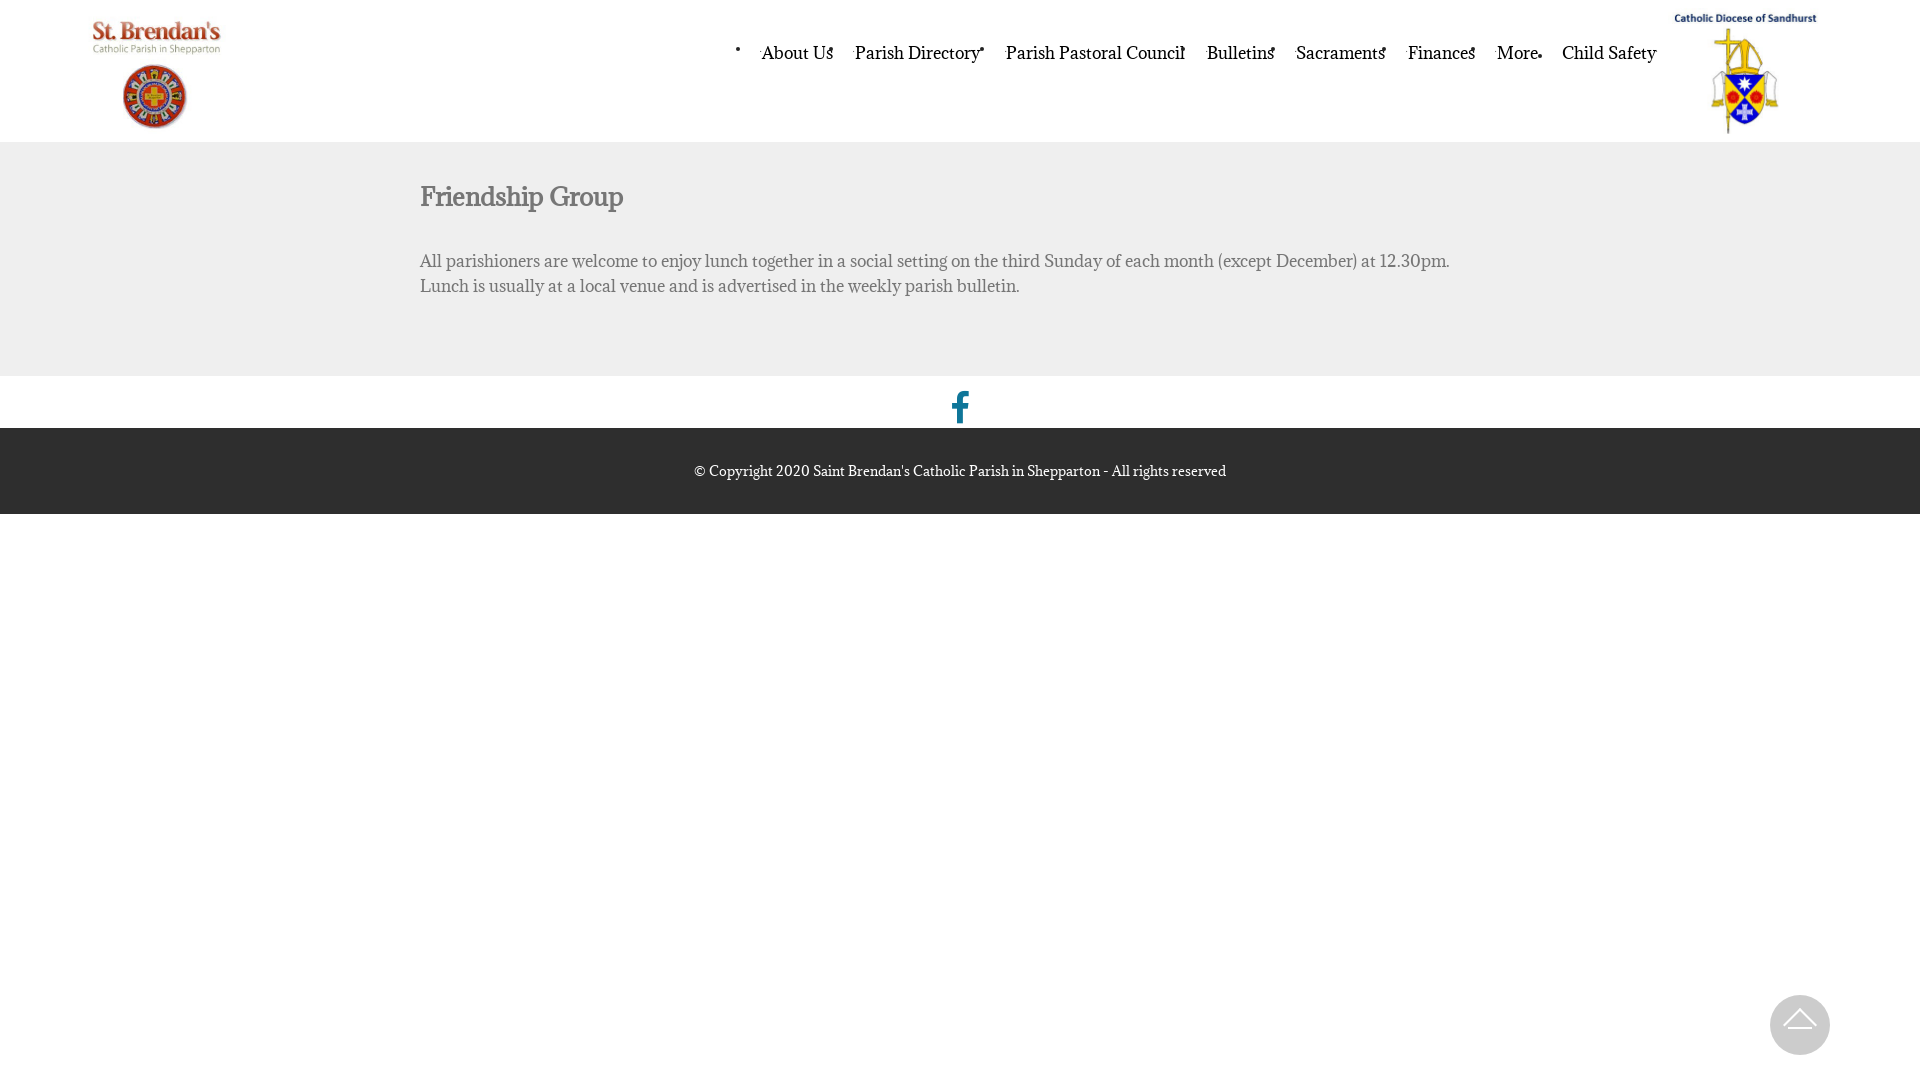 Image resolution: width=1920 pixels, height=1080 pixels. Describe the element at coordinates (916, 52) in the screenshot. I see `'Parish Directory '` at that location.